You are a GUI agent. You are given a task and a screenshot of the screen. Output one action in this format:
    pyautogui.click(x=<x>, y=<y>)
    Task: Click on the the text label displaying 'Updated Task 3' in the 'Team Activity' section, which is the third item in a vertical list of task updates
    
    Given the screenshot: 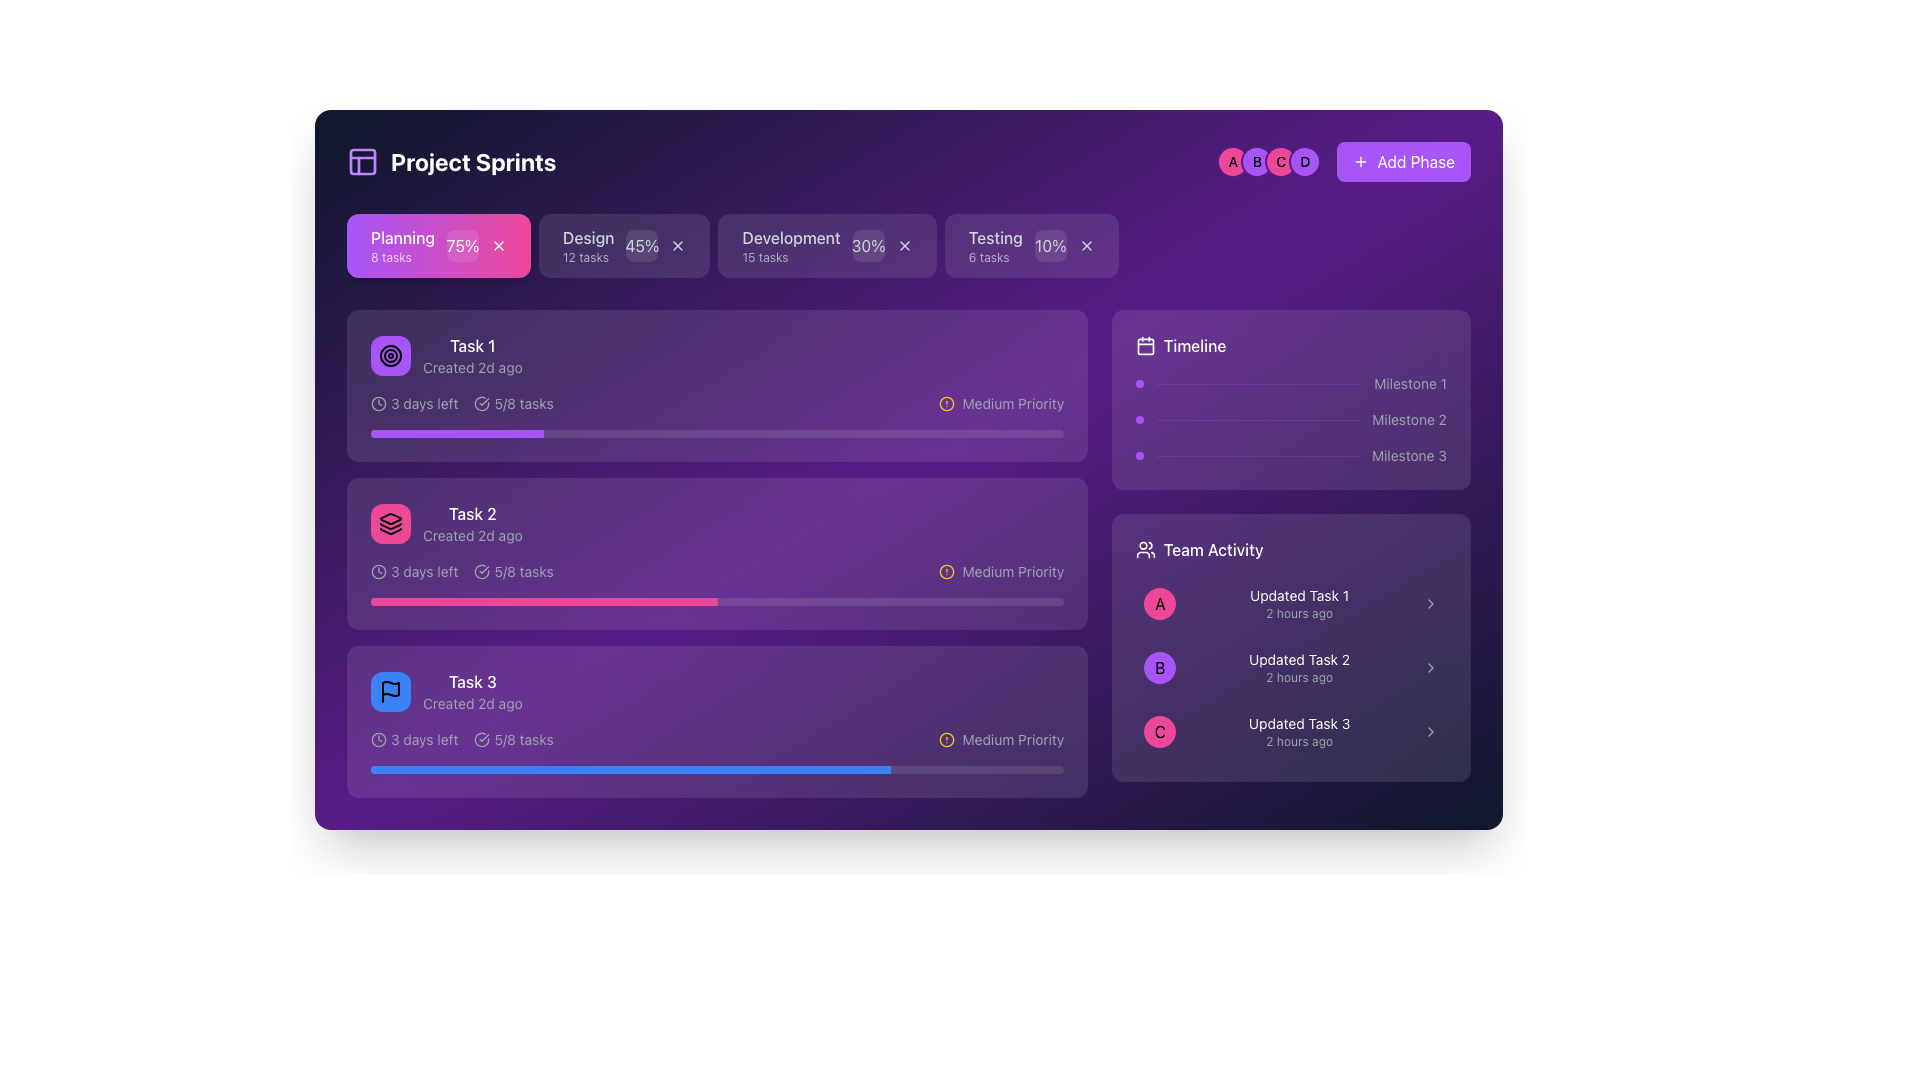 What is the action you would take?
    pyautogui.click(x=1299, y=724)
    